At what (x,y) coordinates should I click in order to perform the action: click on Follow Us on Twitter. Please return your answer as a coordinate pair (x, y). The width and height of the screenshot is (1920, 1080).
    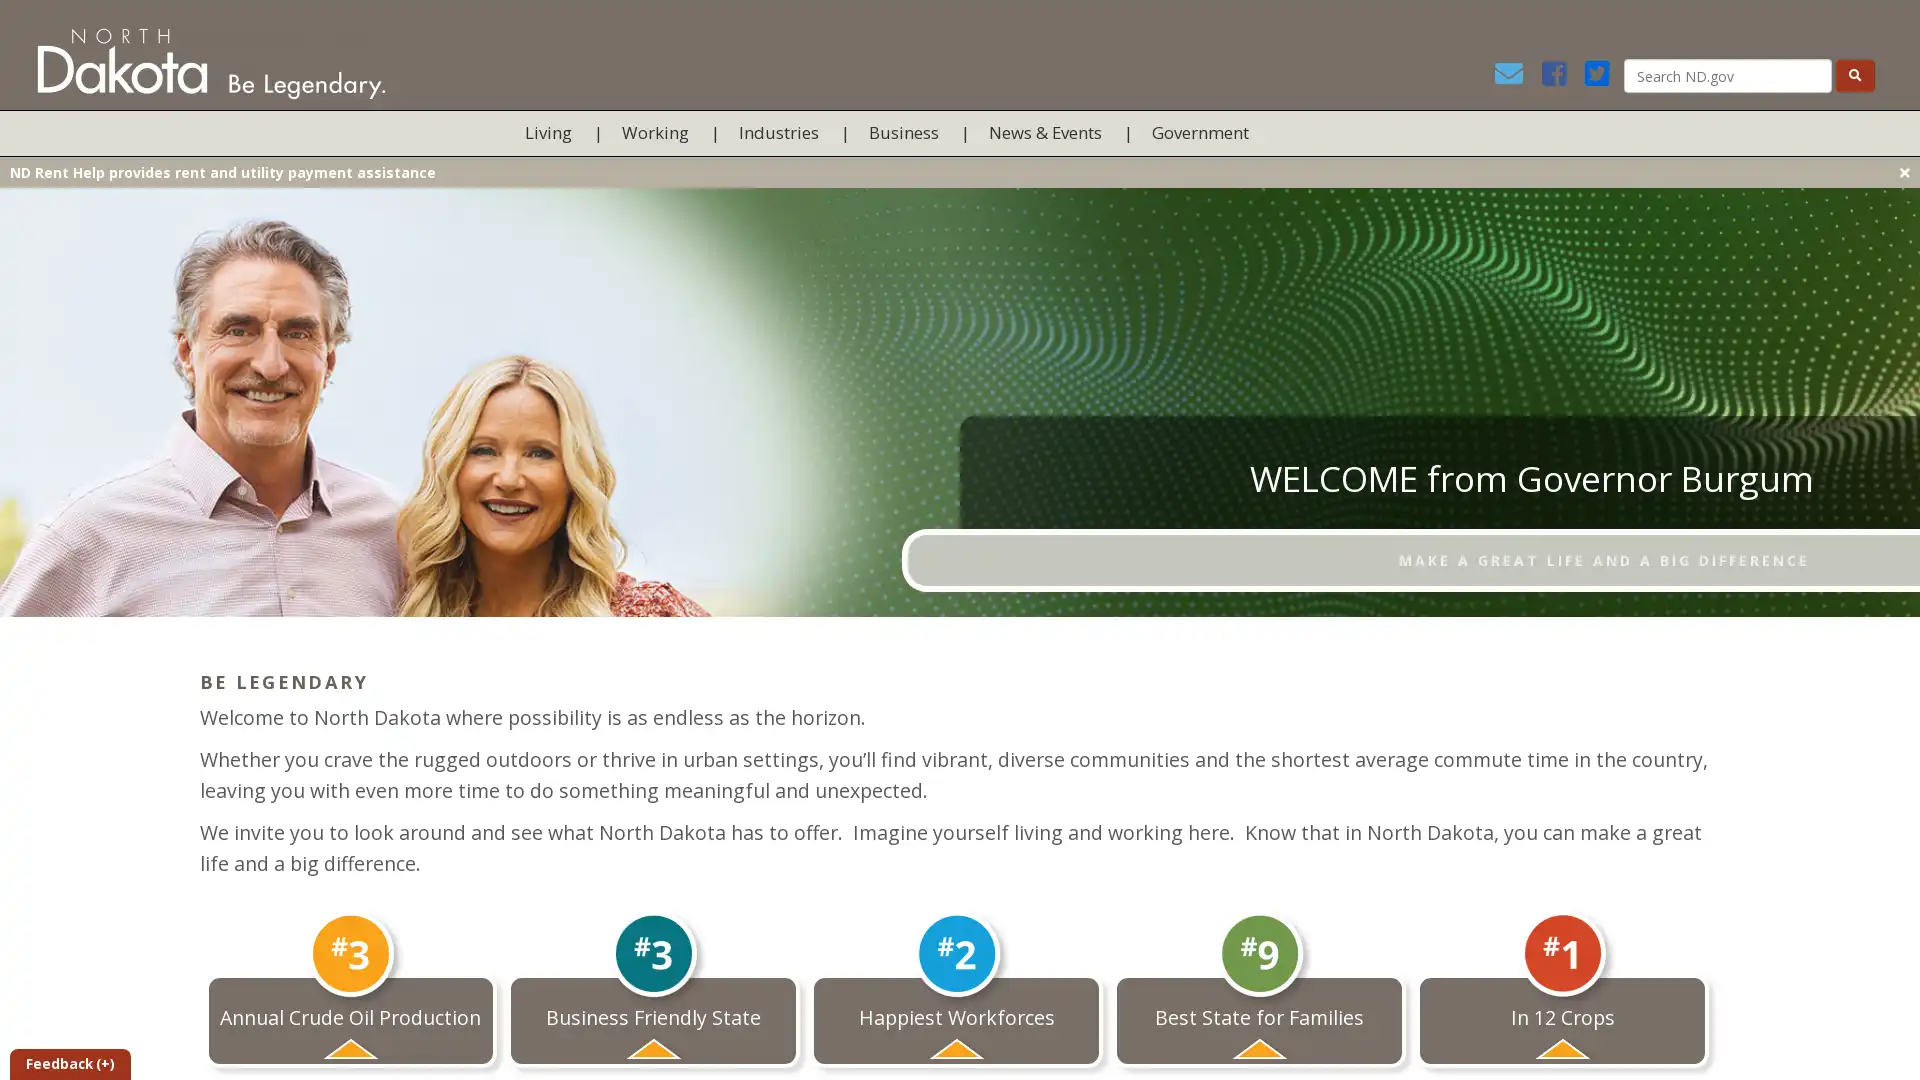
    Looking at the image, I should click on (1601, 77).